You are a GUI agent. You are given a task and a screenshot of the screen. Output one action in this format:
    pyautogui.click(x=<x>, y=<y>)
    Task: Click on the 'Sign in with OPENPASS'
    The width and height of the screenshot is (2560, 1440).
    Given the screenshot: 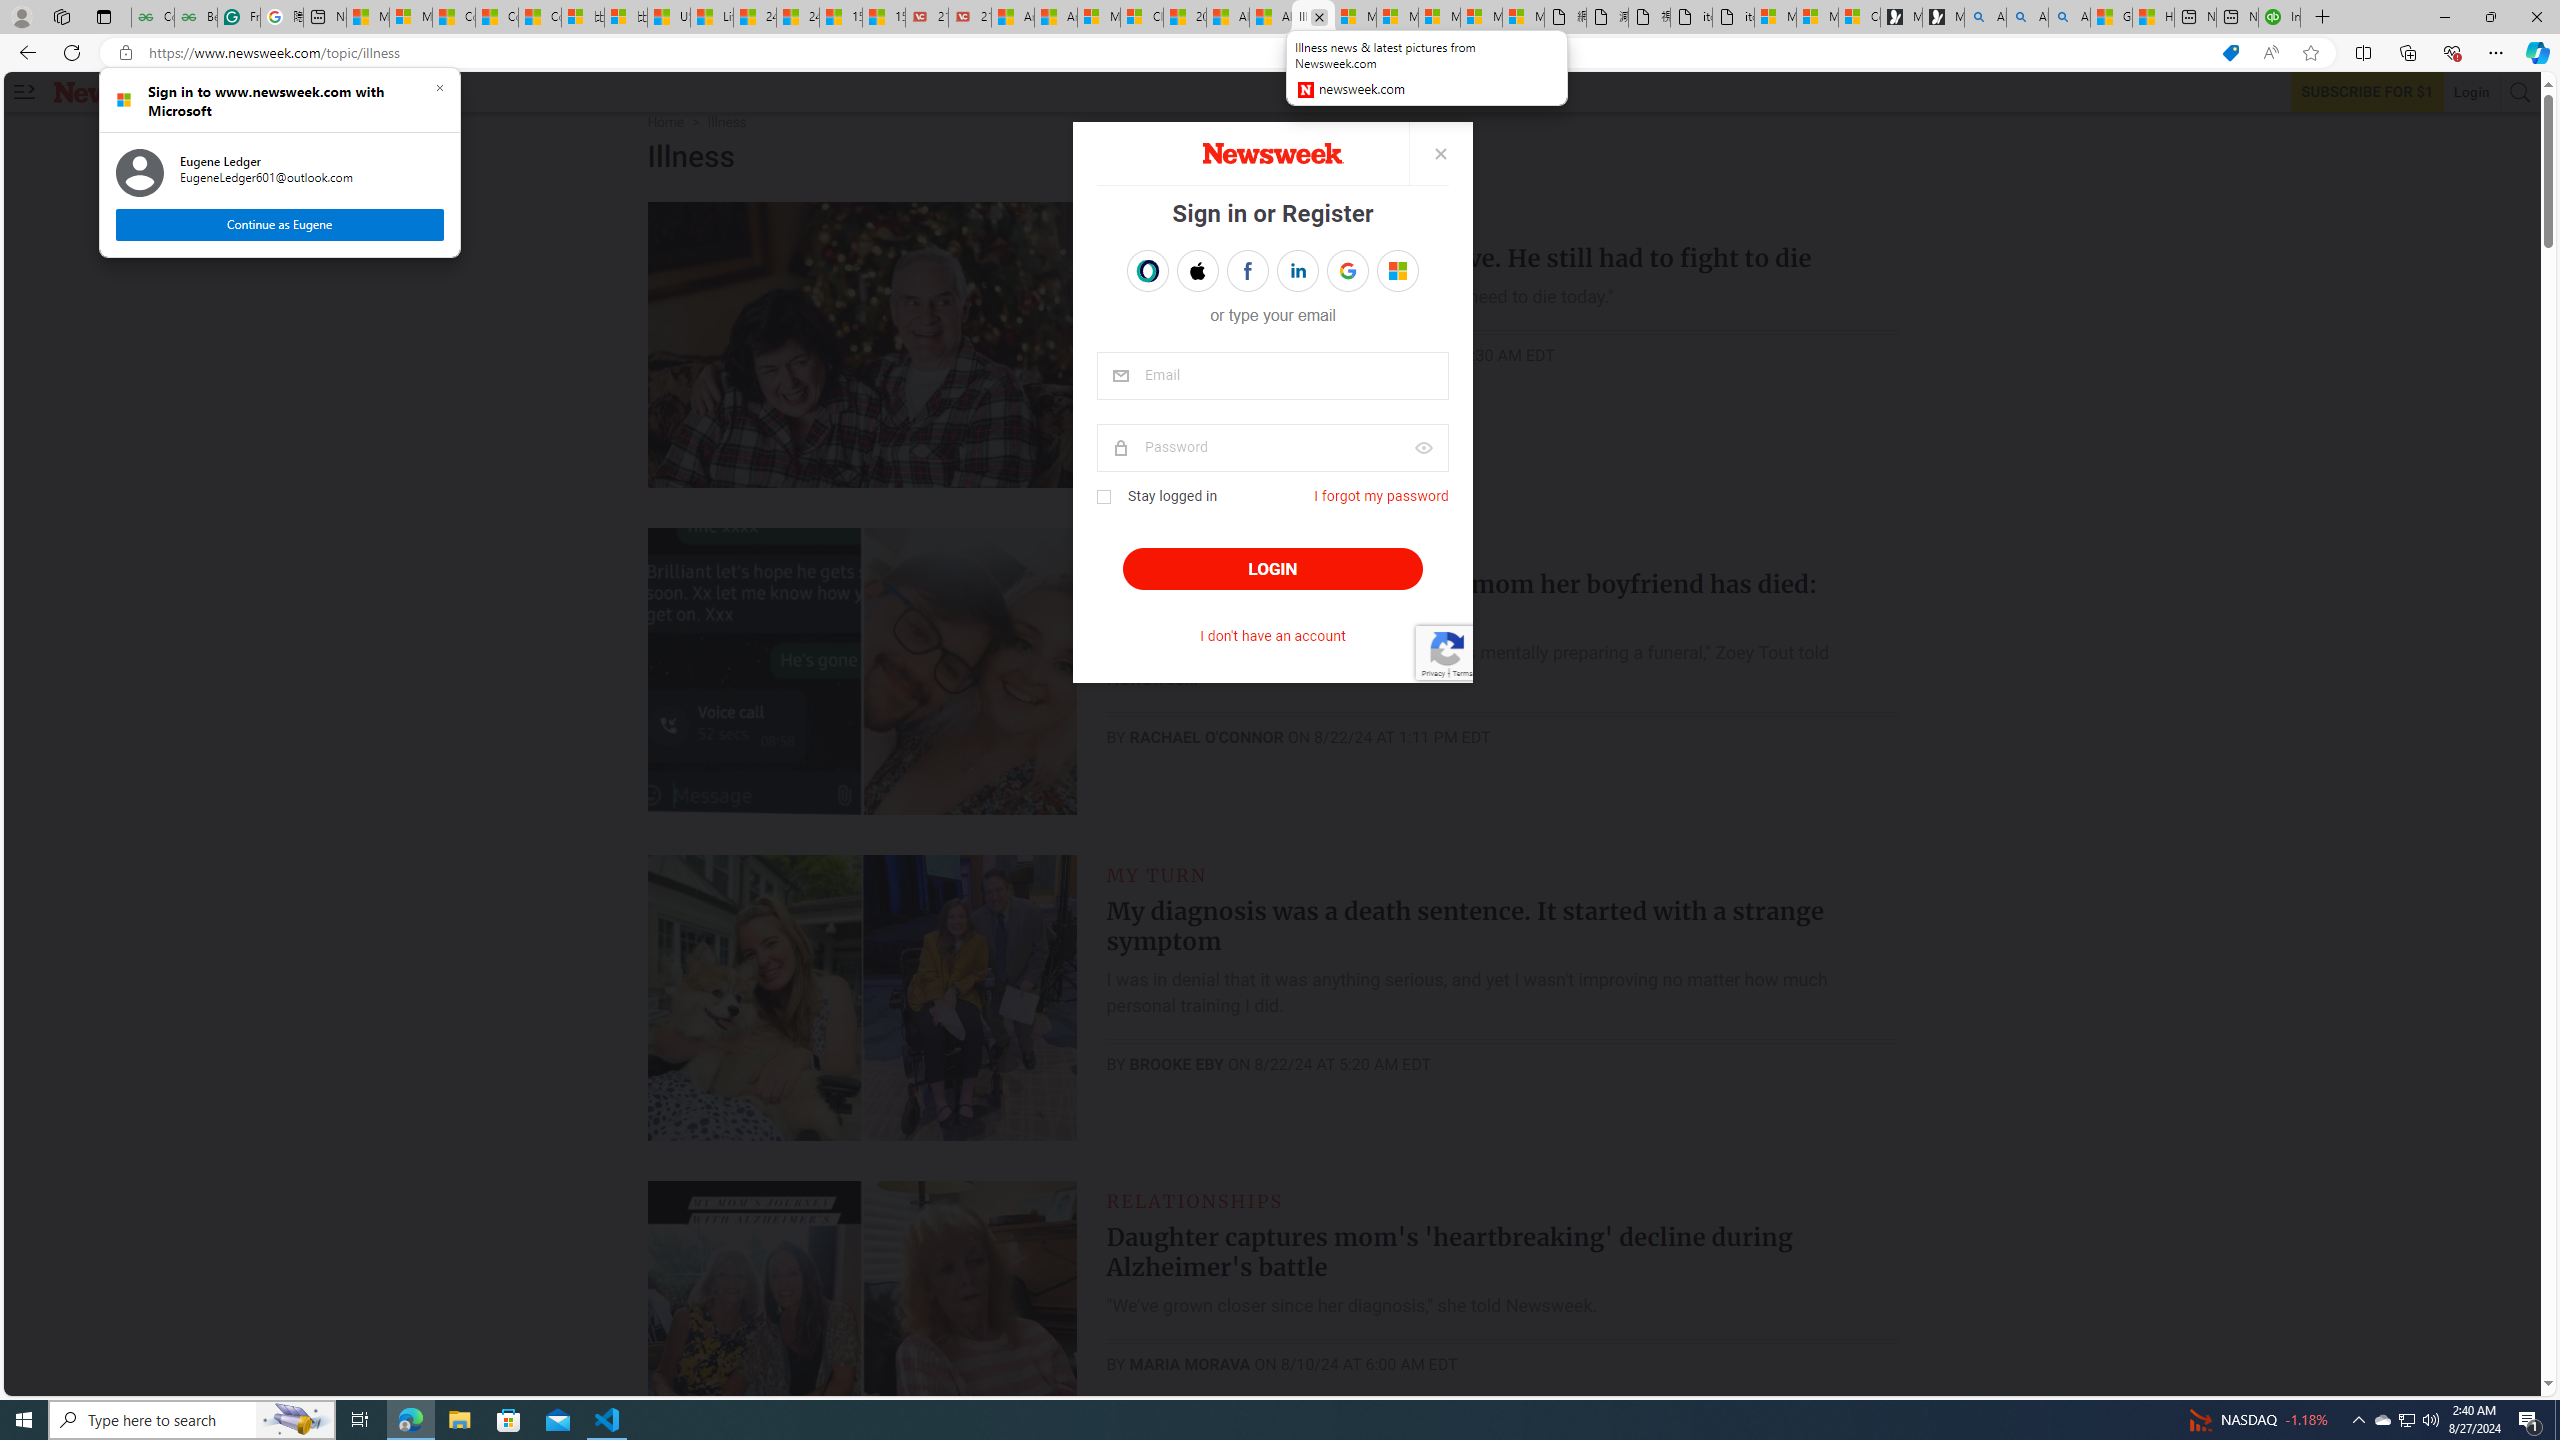 What is the action you would take?
    pyautogui.click(x=1147, y=271)
    